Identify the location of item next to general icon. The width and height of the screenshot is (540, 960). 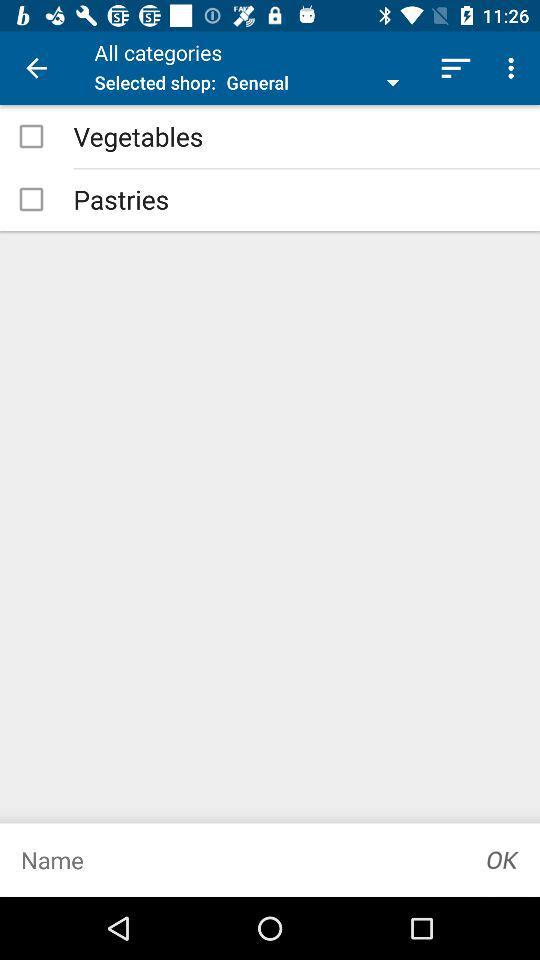
(455, 68).